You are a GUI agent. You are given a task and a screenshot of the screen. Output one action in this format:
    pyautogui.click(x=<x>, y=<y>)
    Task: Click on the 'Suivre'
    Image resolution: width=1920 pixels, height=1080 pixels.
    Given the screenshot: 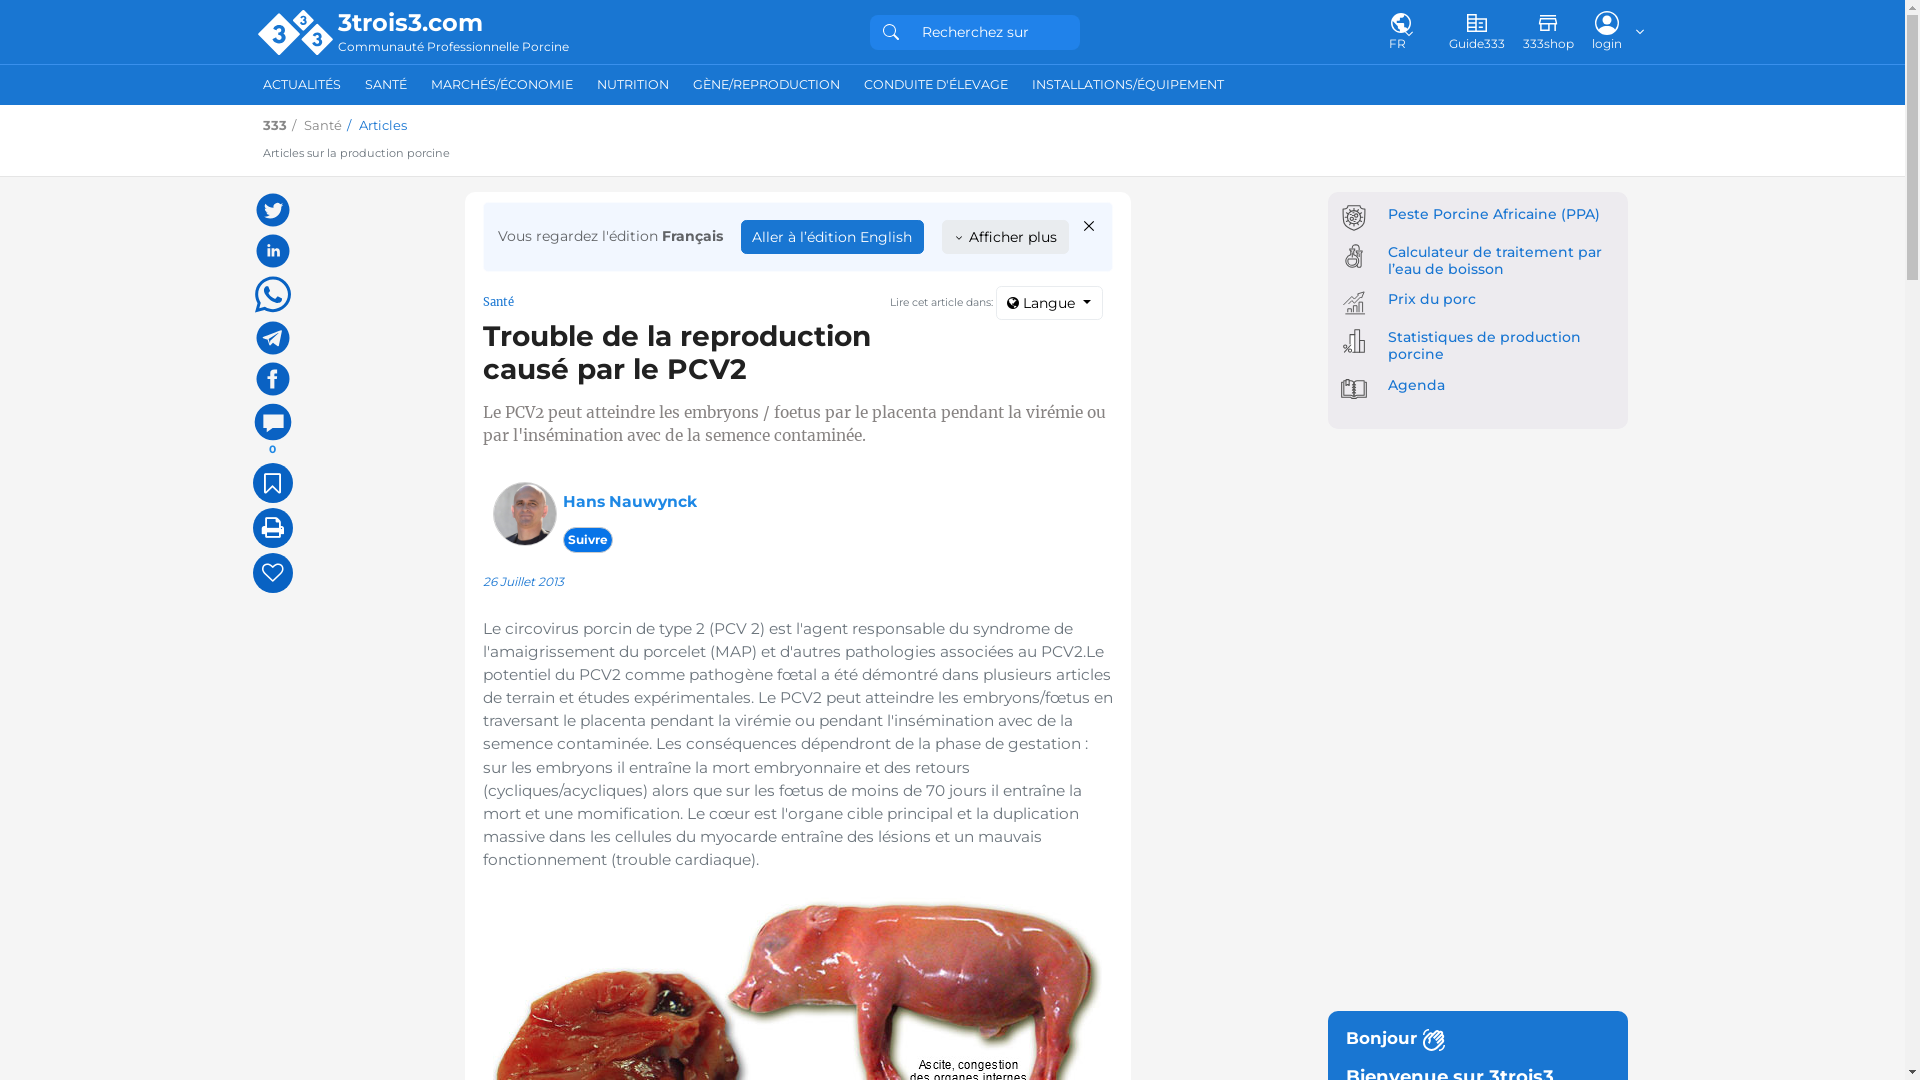 What is the action you would take?
    pyautogui.click(x=560, y=540)
    